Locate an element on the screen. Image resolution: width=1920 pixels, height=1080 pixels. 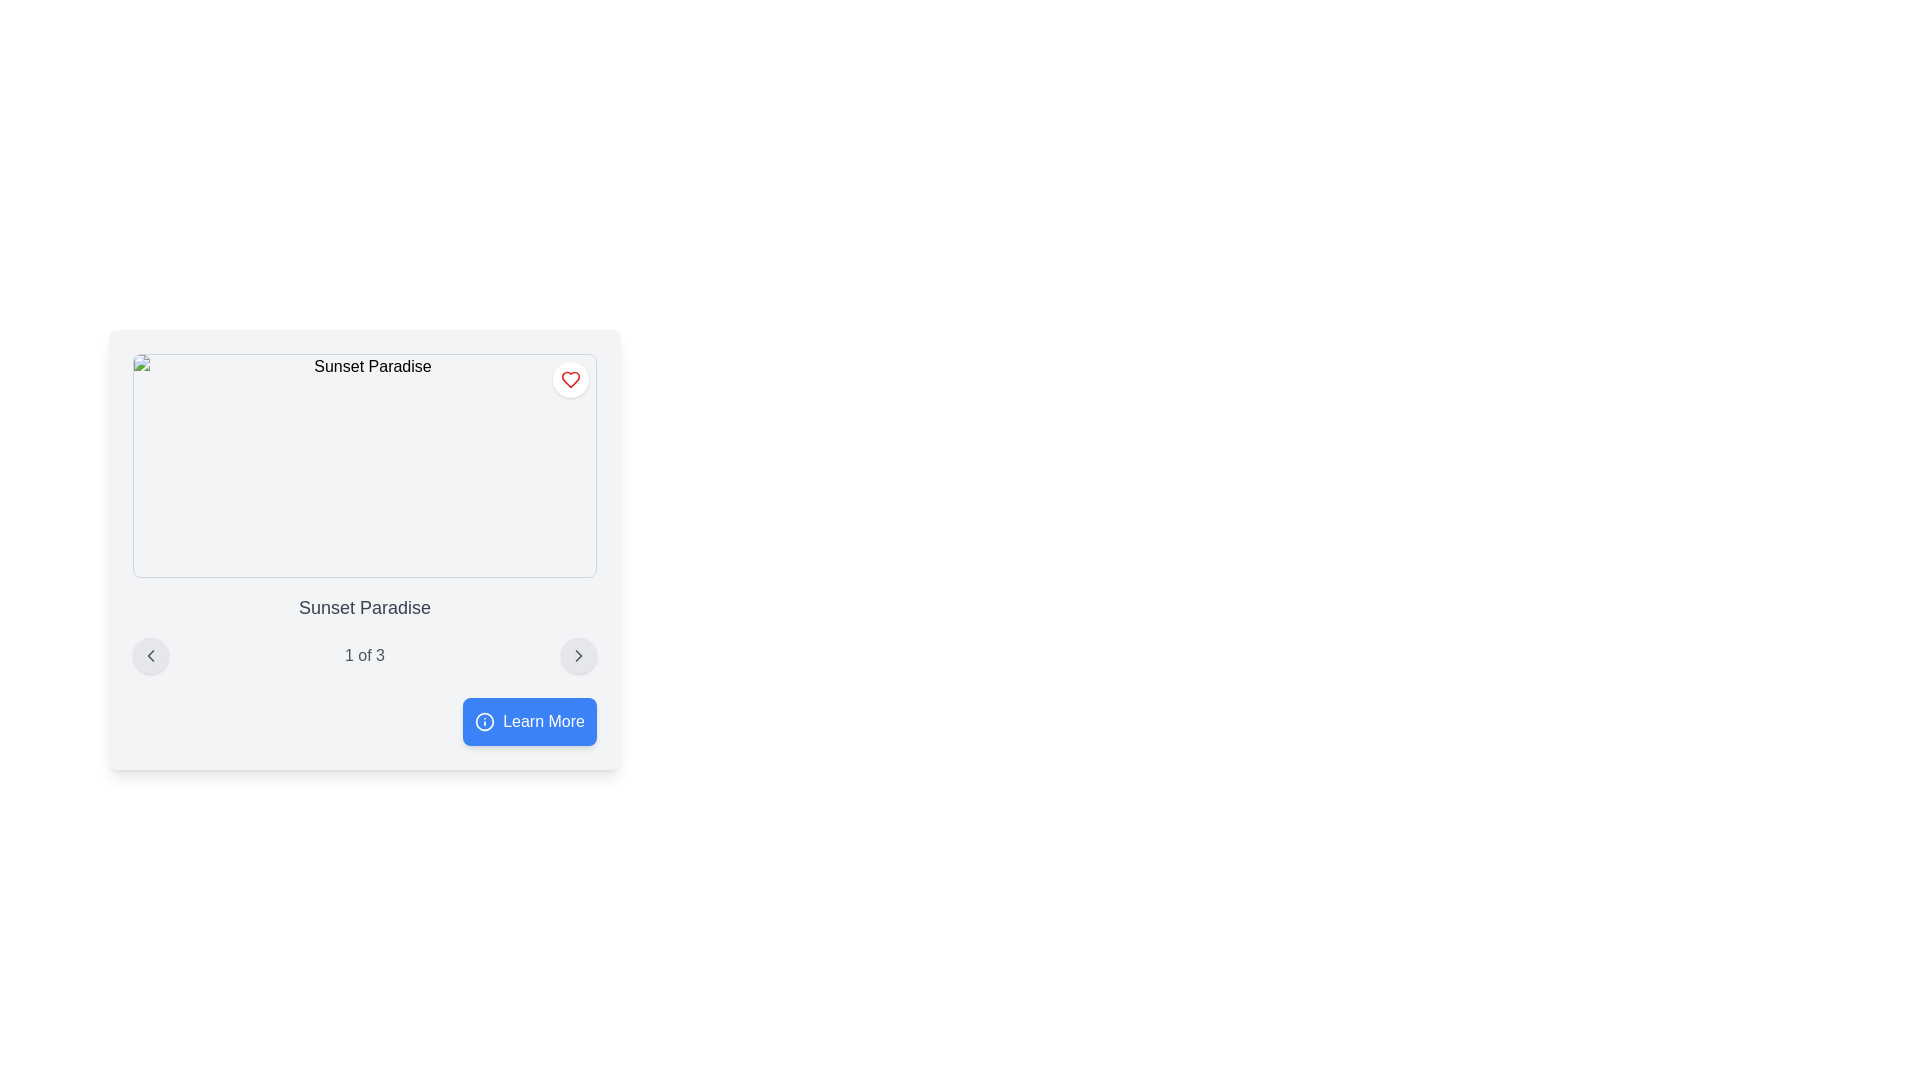
the 'Learn More' text label within the button is located at coordinates (543, 721).